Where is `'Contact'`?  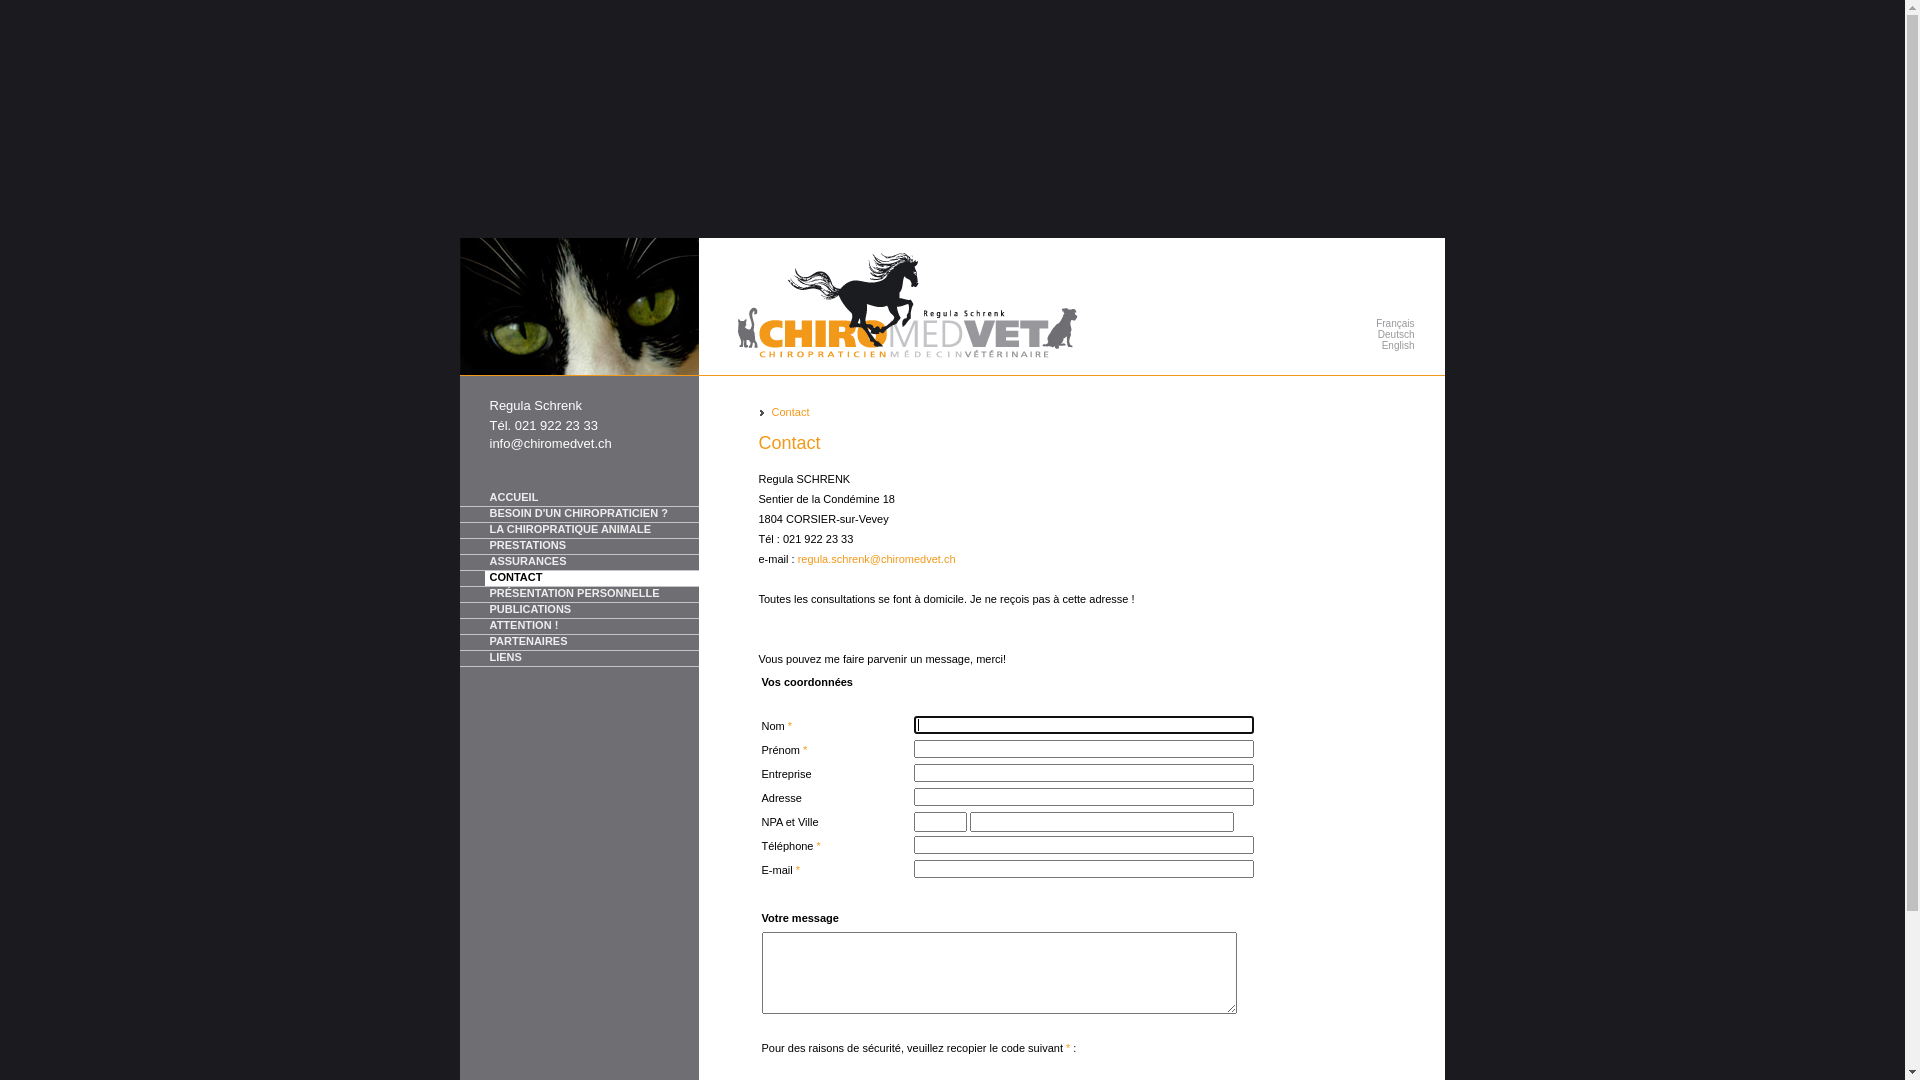
'Contact' is located at coordinates (790, 411).